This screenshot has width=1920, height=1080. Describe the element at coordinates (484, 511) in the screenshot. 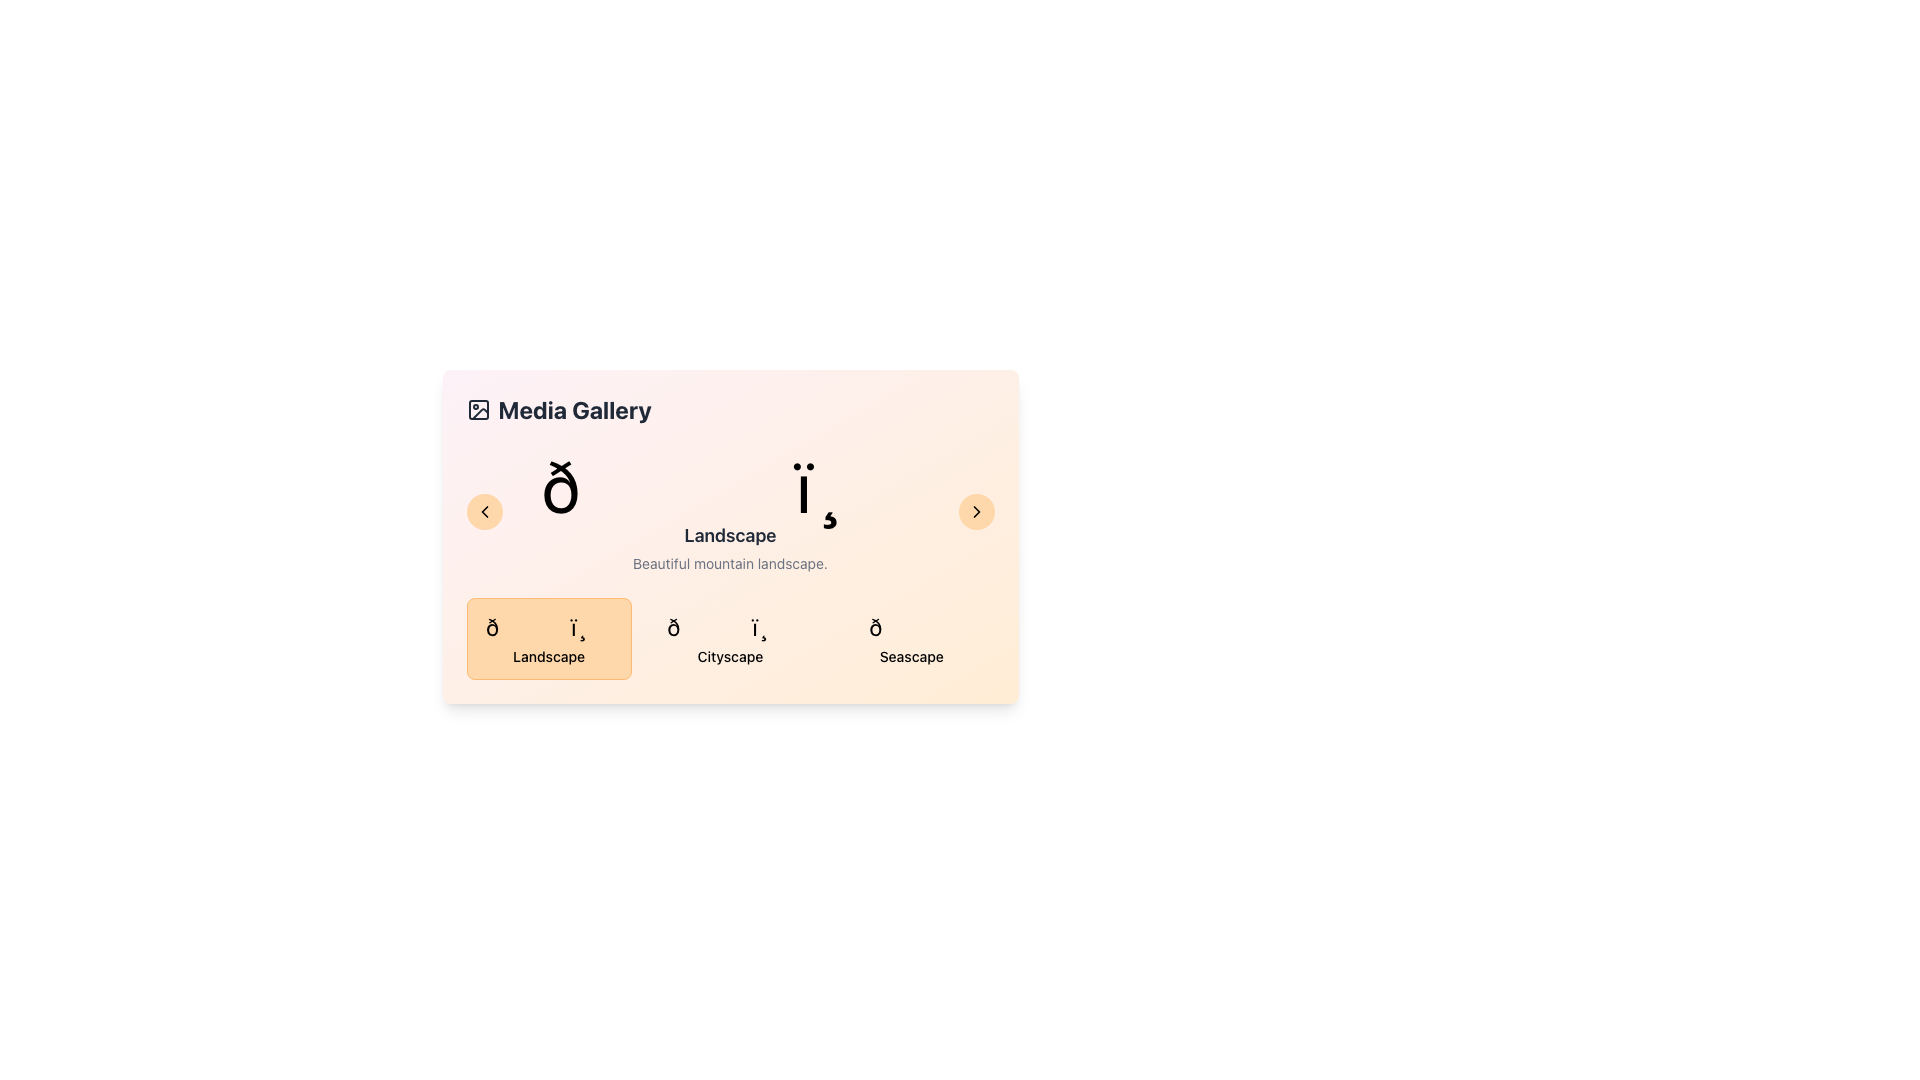

I see `the button located on the left side of the media display area` at that location.